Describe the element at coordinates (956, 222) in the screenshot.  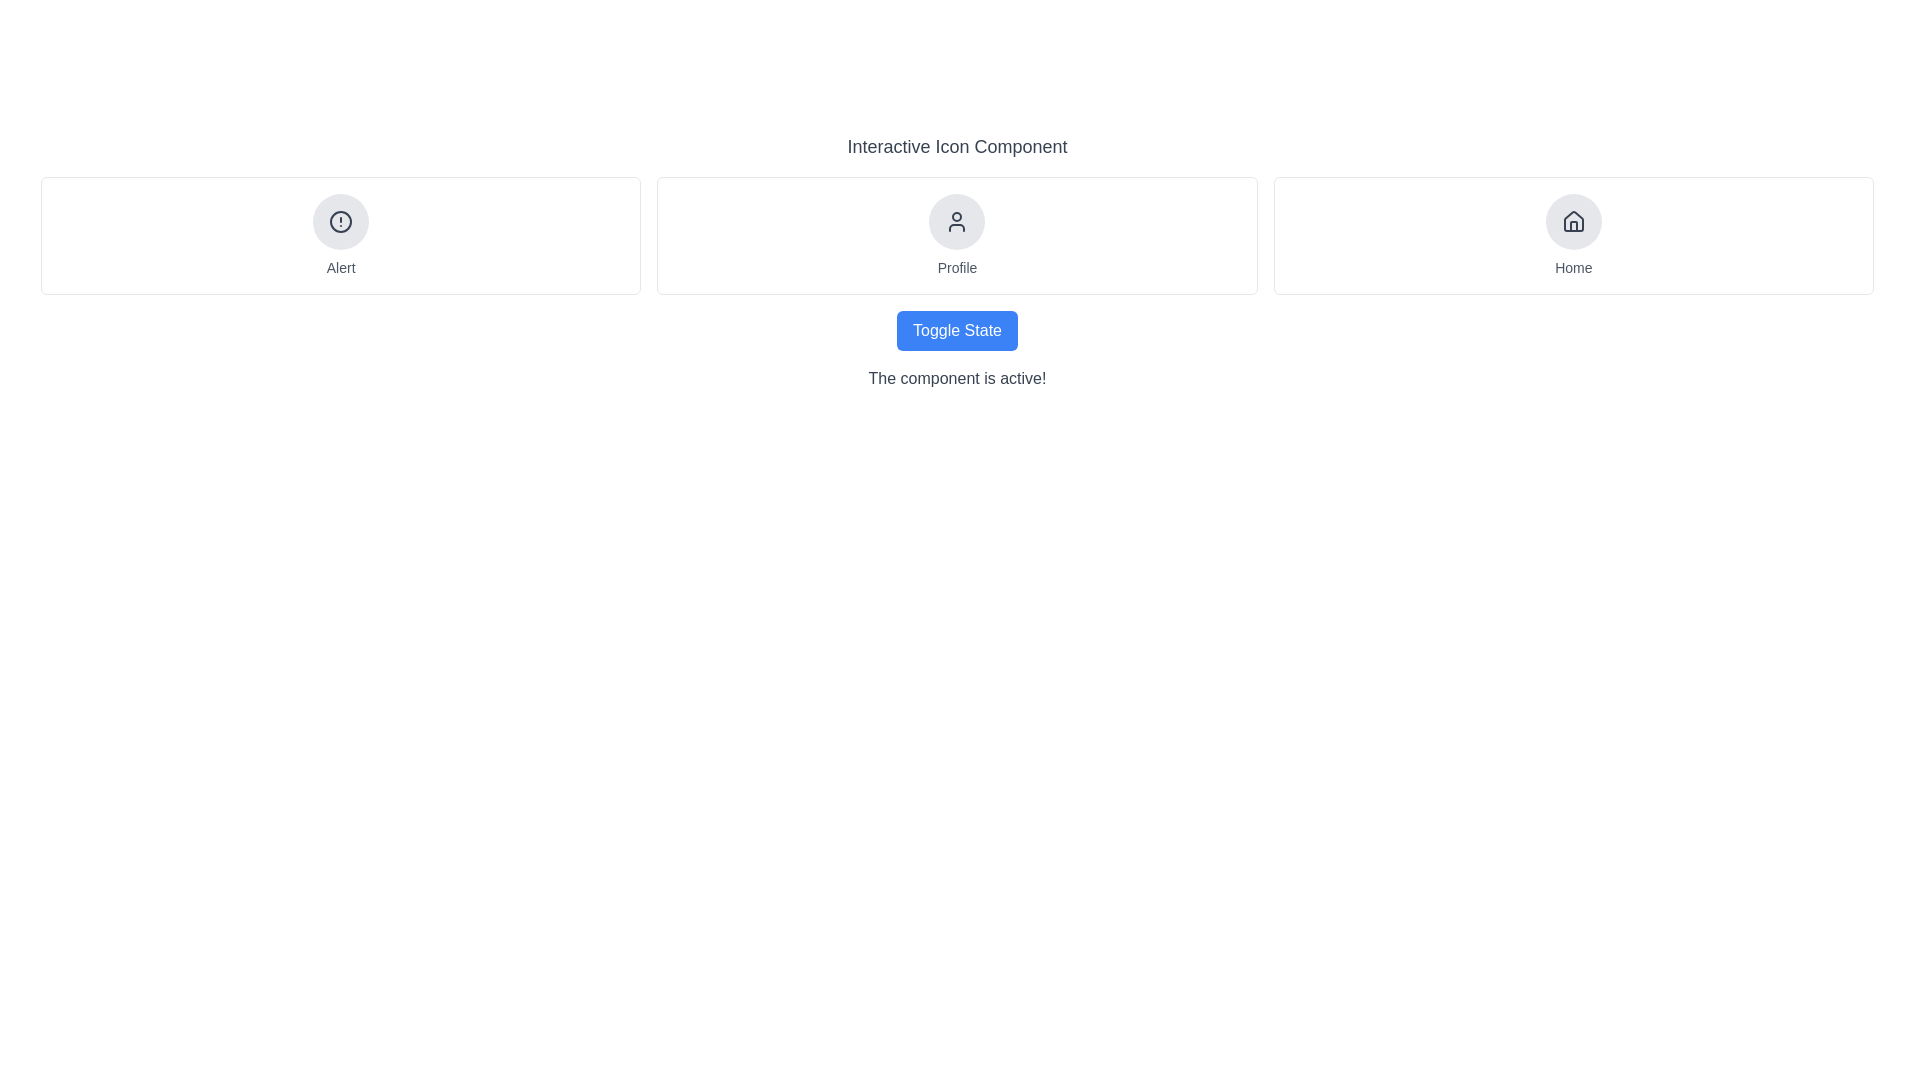
I see `the user silhouette icon representing the profile in the middle column of the interface` at that location.